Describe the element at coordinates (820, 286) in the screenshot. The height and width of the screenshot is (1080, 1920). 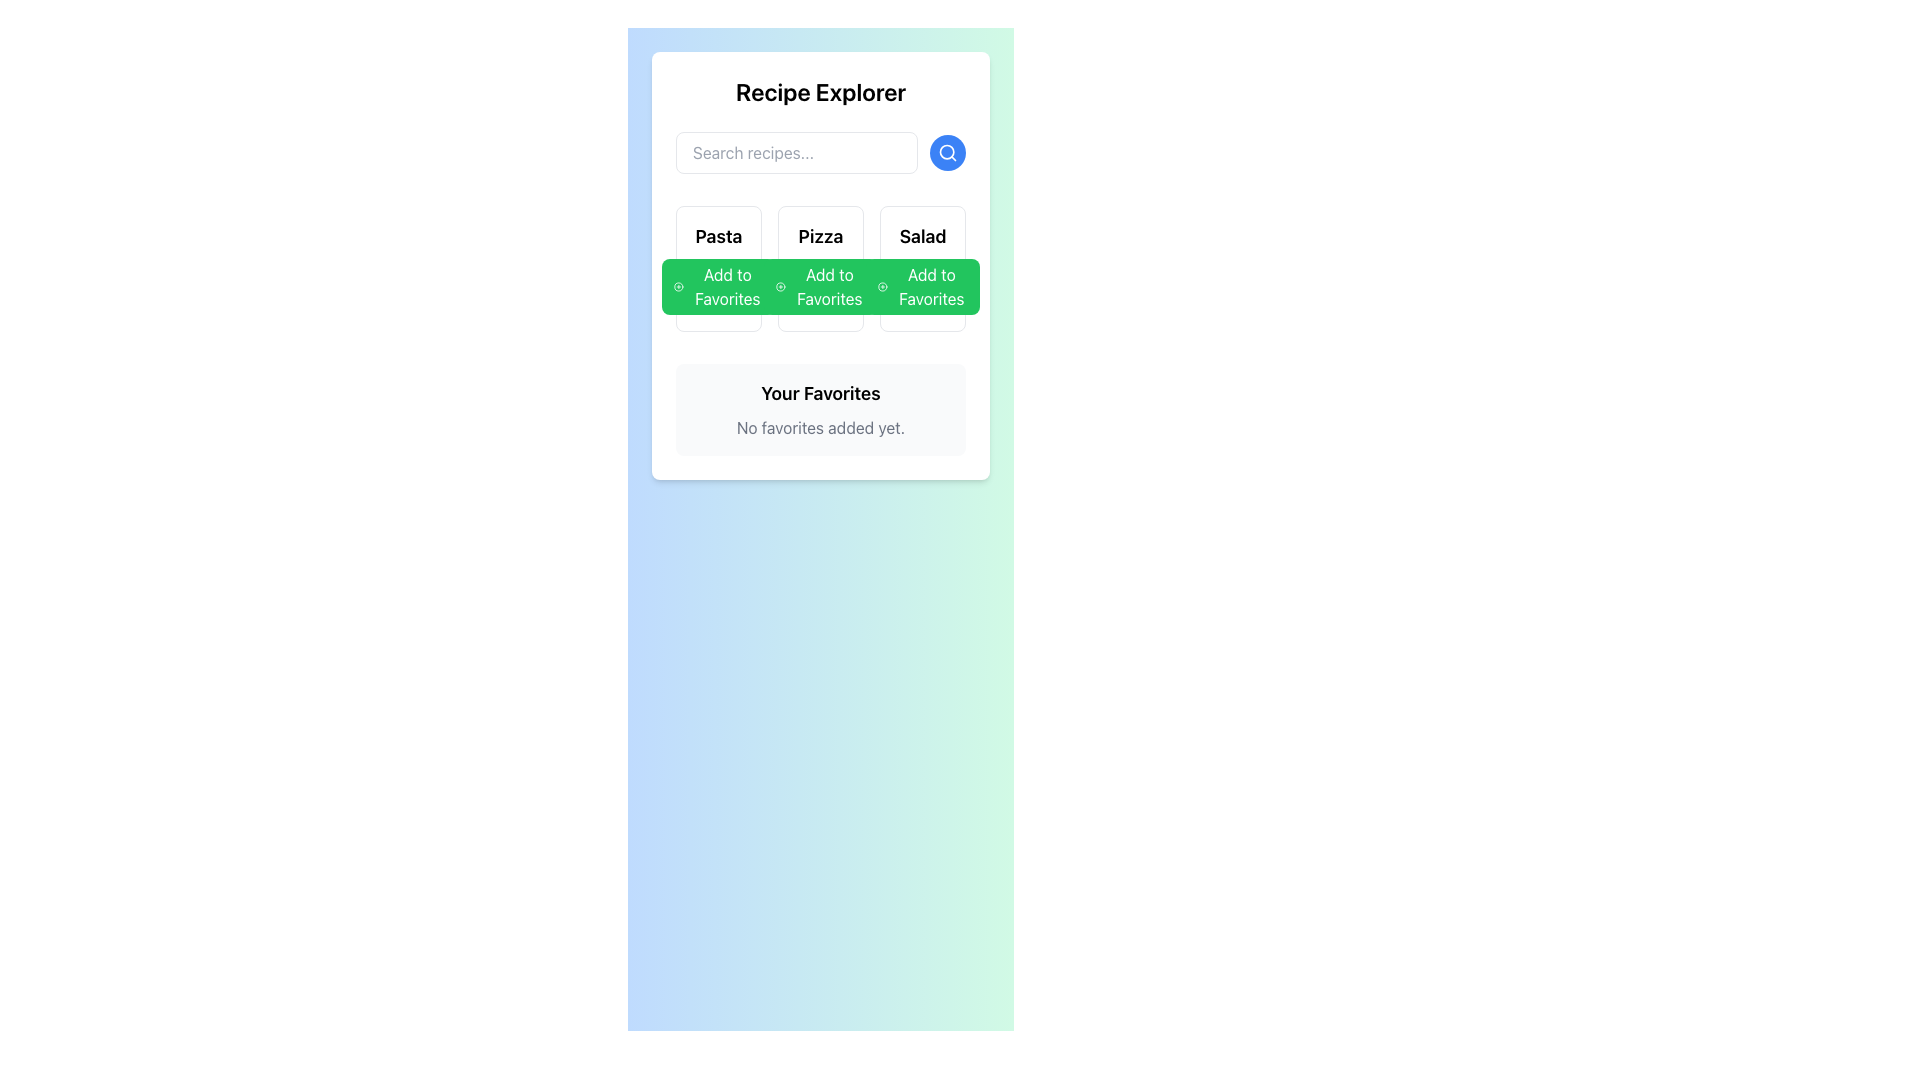
I see `the 'Add to Favorites' button, which has a green background, white text, and a plus sign icon, located beneath the 'Pizza' label` at that location.